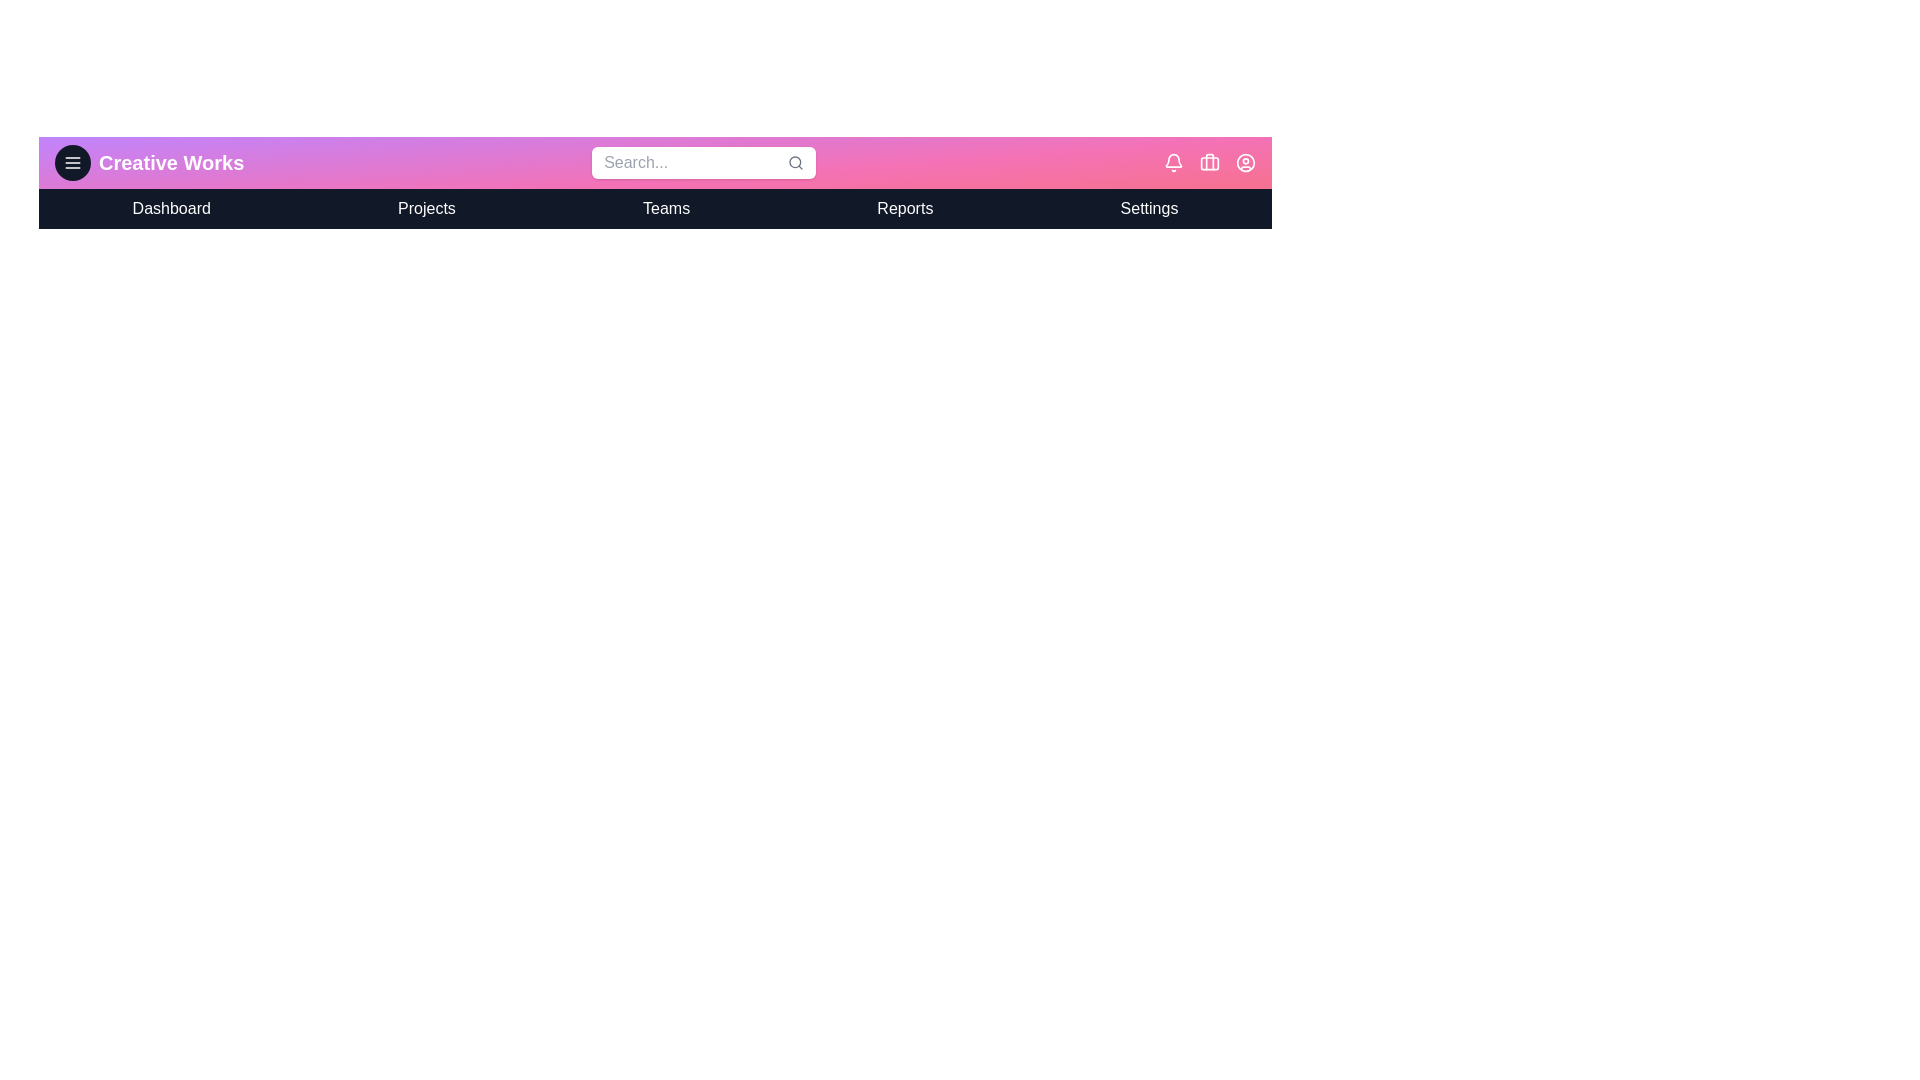  I want to click on the navigation menu item Settings to navigate to the respective section, so click(1149, 208).